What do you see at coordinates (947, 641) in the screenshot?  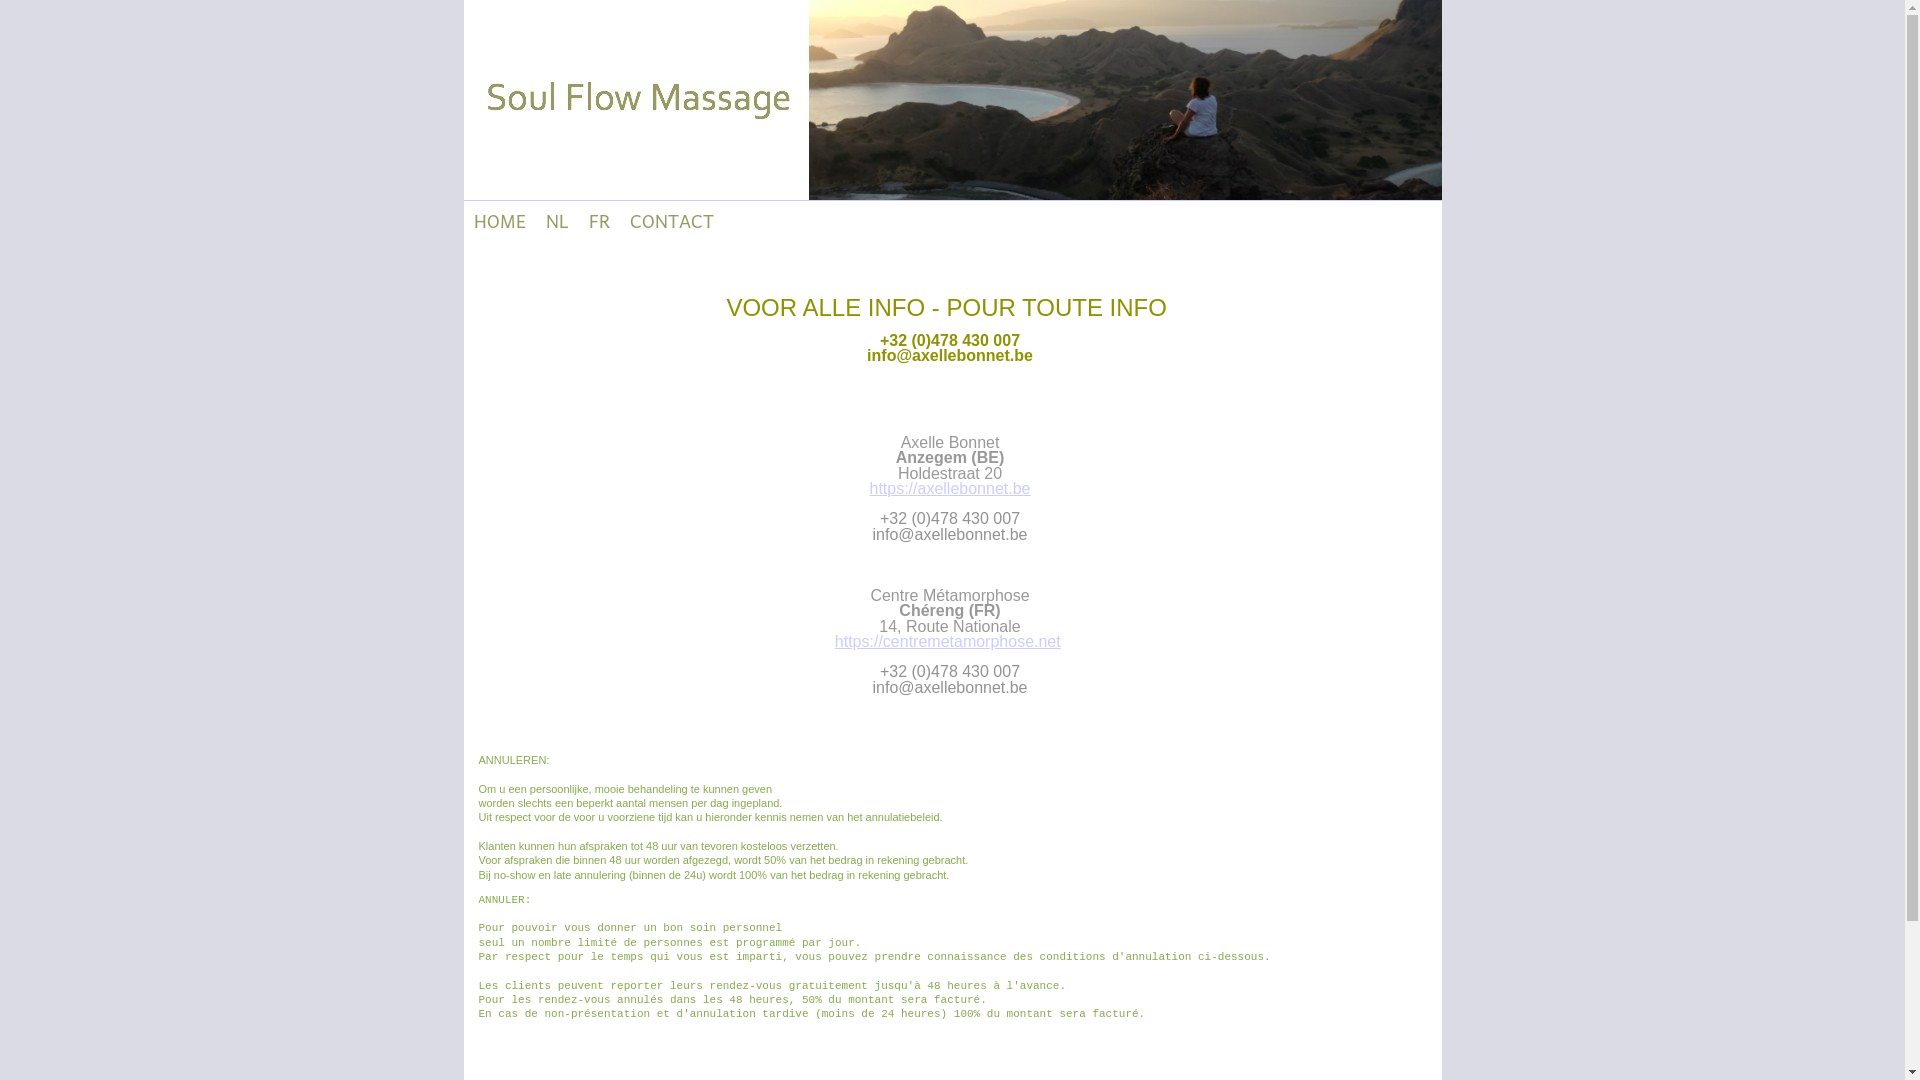 I see `'https://centremetamorphose.net'` at bounding box center [947, 641].